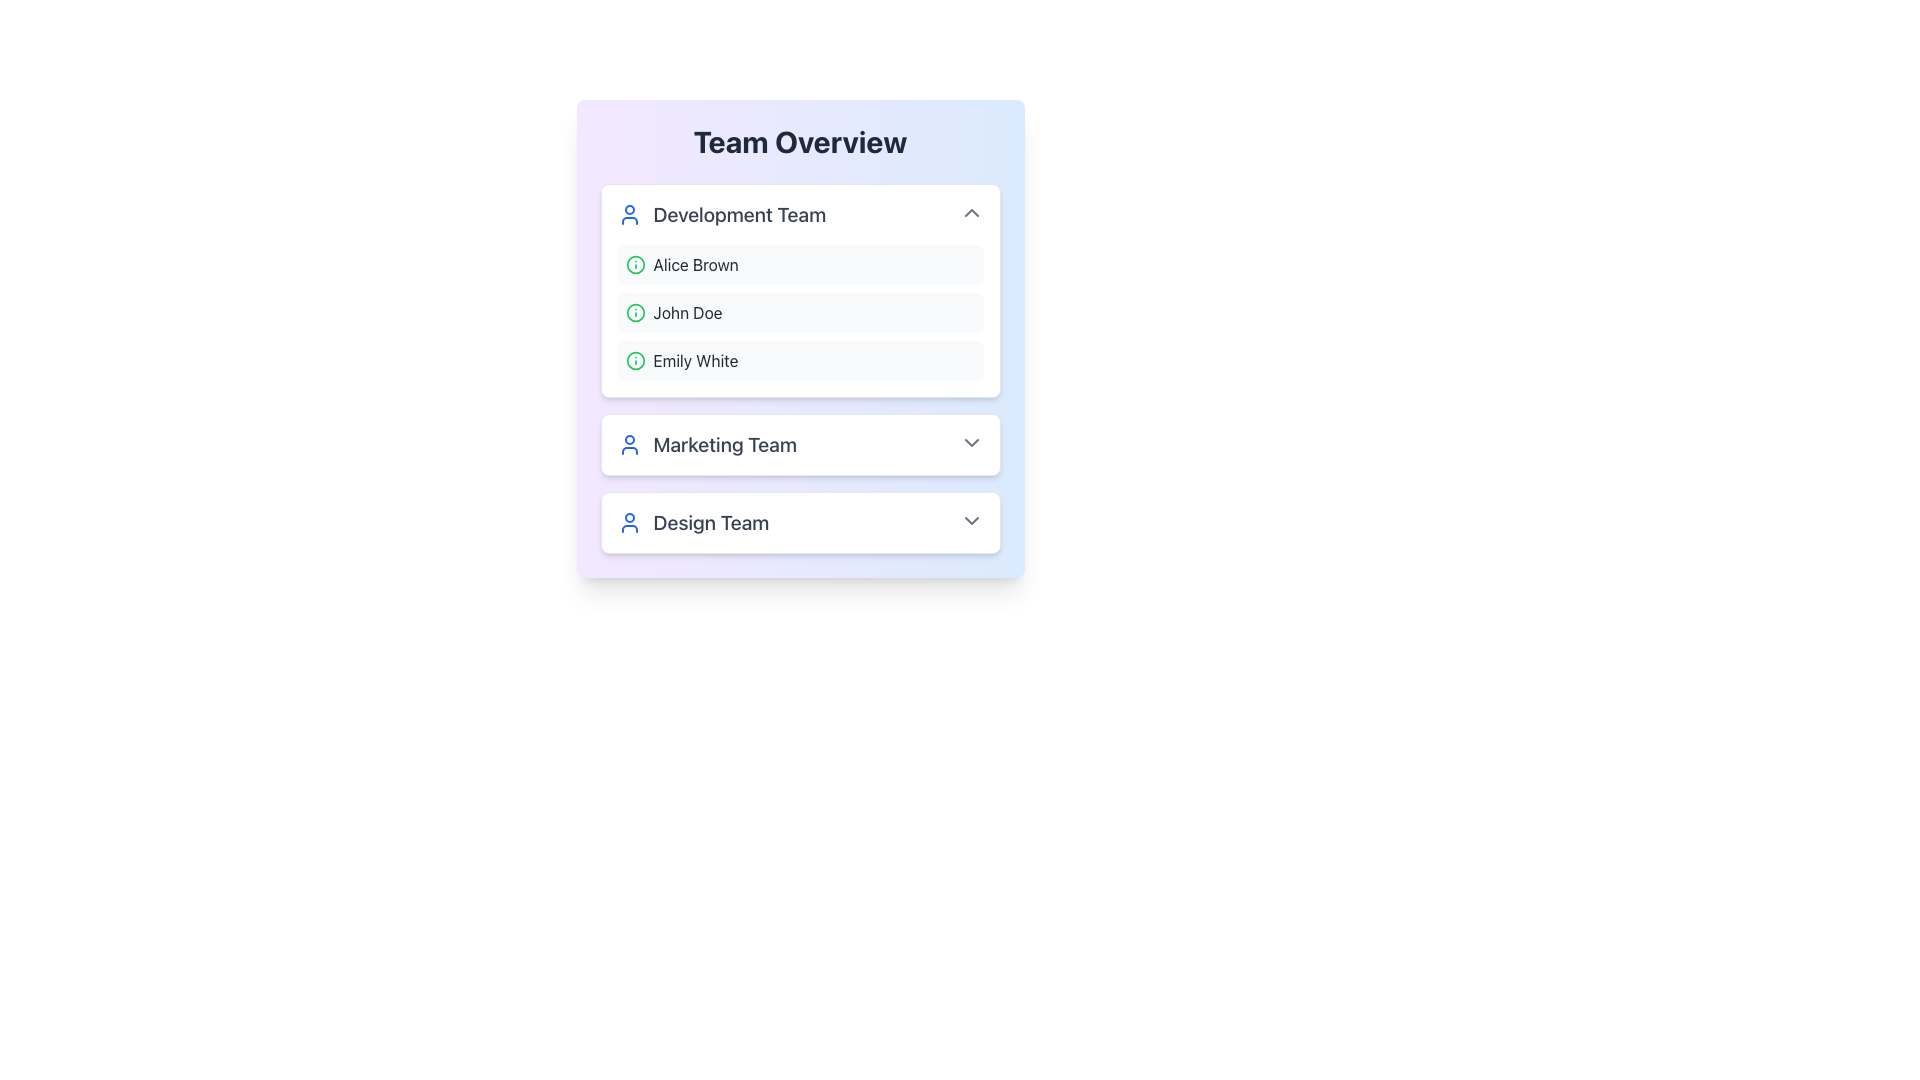  Describe the element at coordinates (971, 519) in the screenshot. I see `the dropdown indicator icon located at the far-right of the 'Design Team' section` at that location.